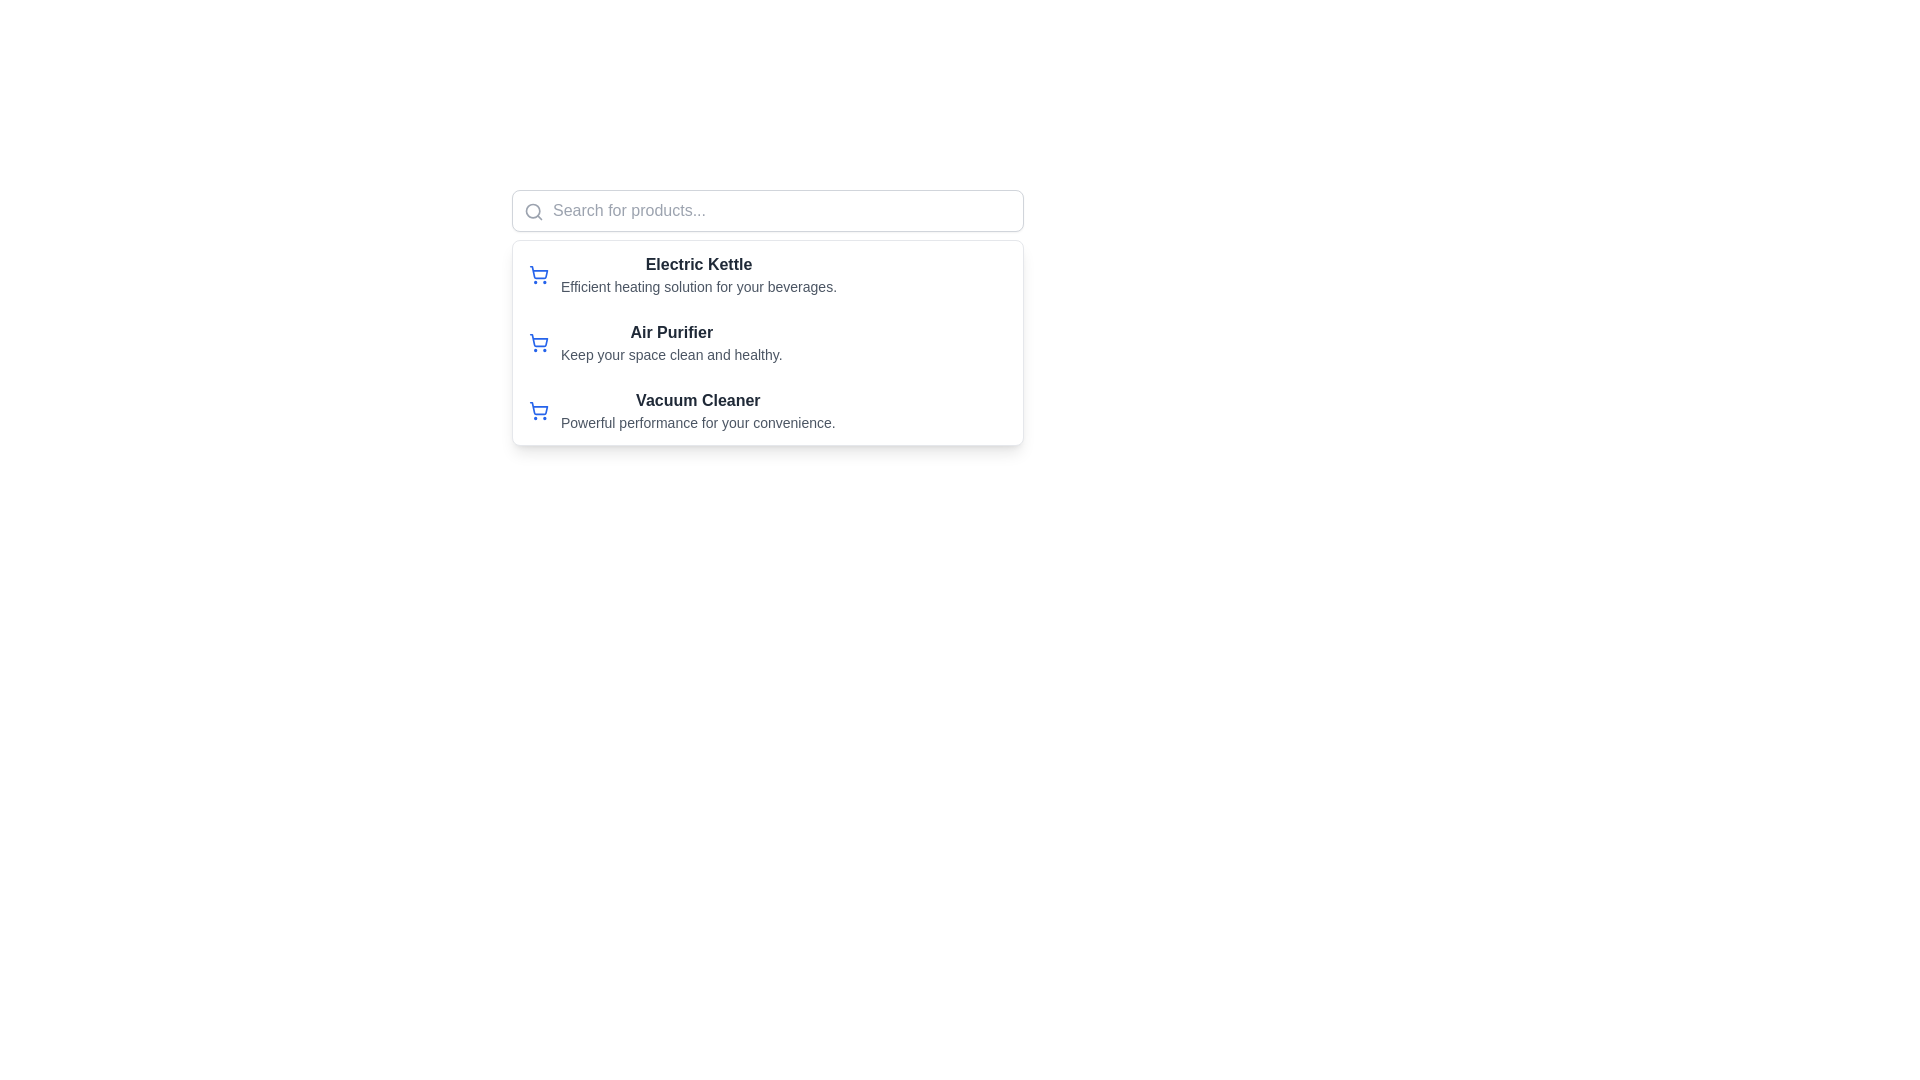  Describe the element at coordinates (698, 401) in the screenshot. I see `the product name text label located as the primary heading within the third item of a list, positioned below 'Air Purifier' and above its descriptive text` at that location.